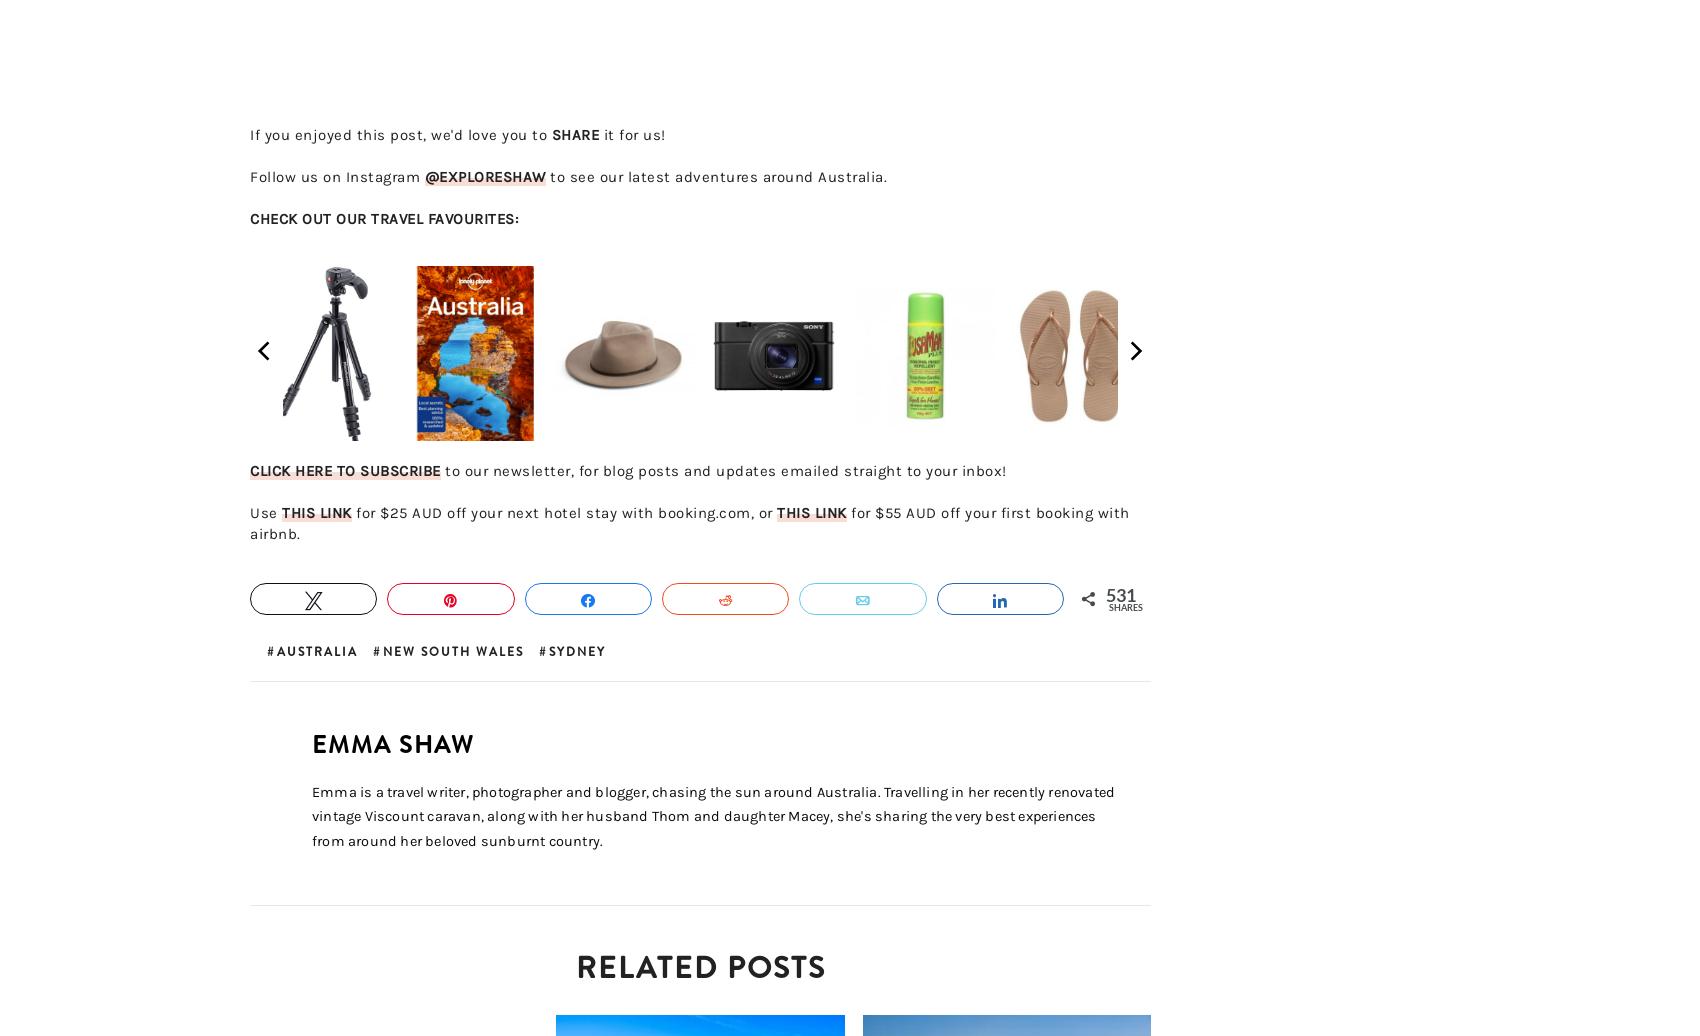  Describe the element at coordinates (723, 470) in the screenshot. I see `'to our newsletter, for blog posts and updates emailed straight to your inbox!'` at that location.